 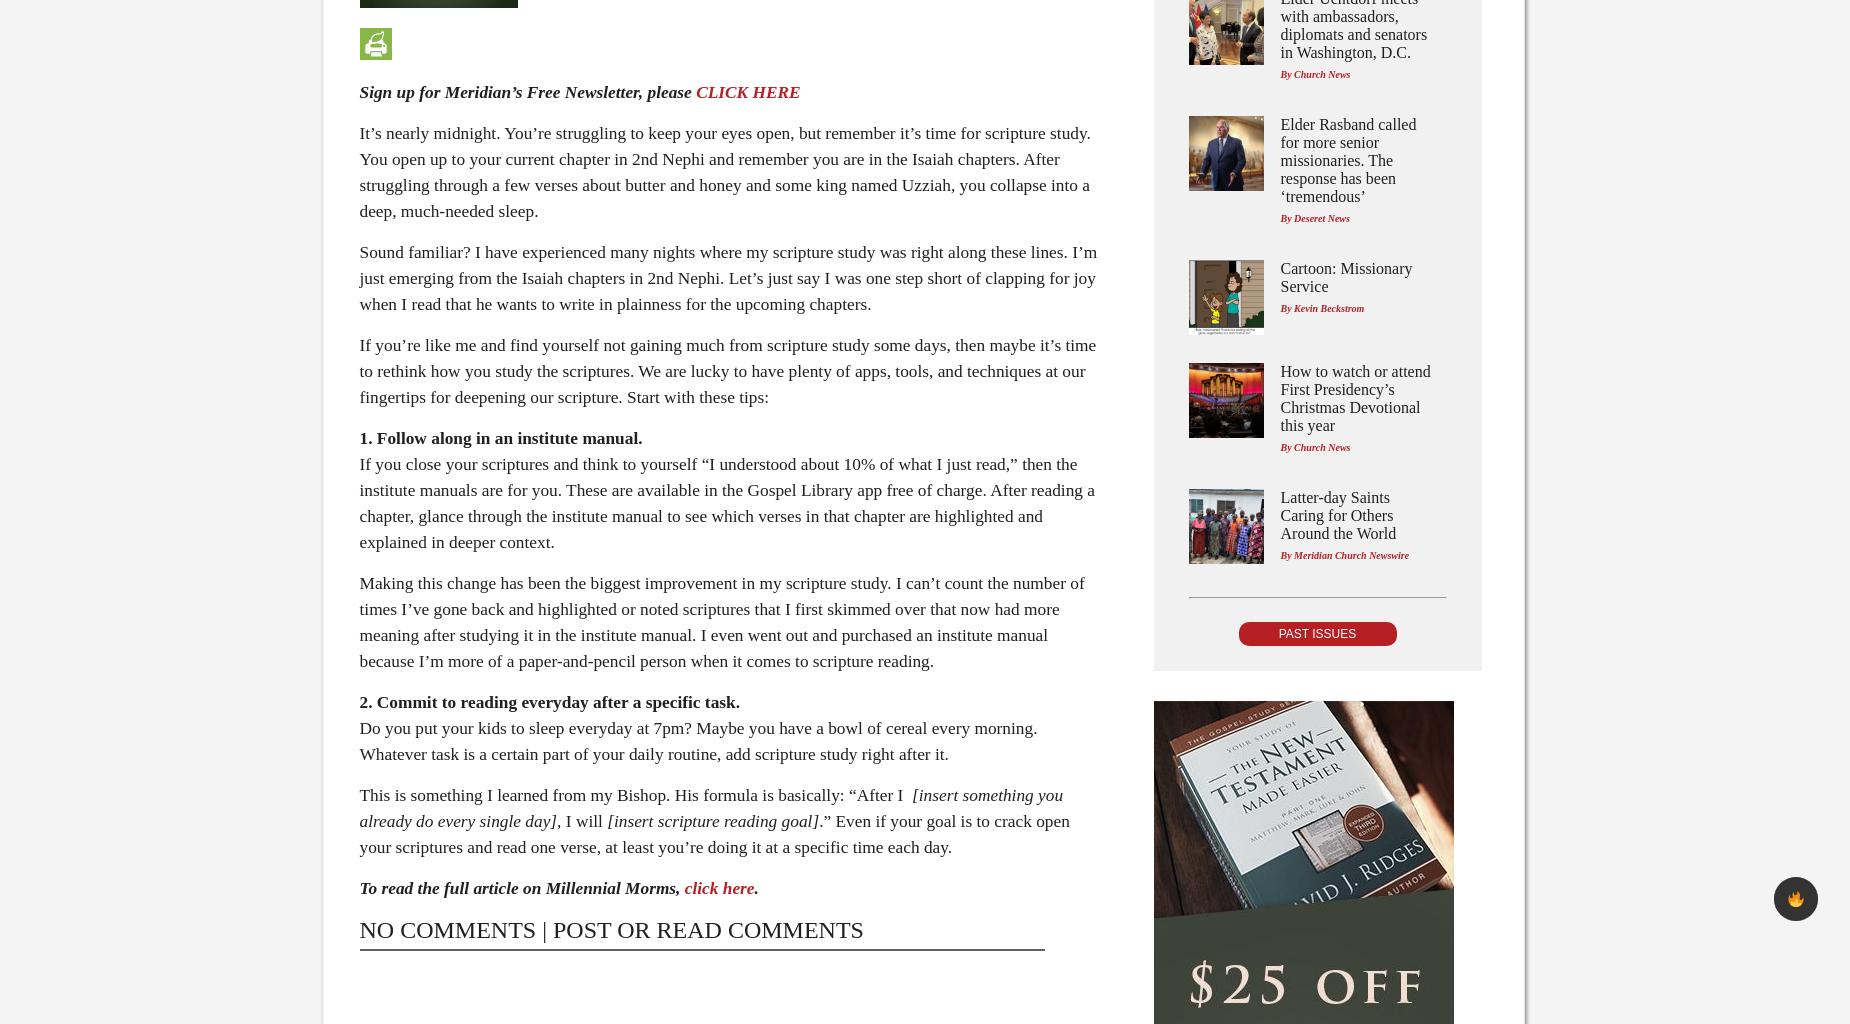 I want to click on 'Deseret News', so click(x=1320, y=217).